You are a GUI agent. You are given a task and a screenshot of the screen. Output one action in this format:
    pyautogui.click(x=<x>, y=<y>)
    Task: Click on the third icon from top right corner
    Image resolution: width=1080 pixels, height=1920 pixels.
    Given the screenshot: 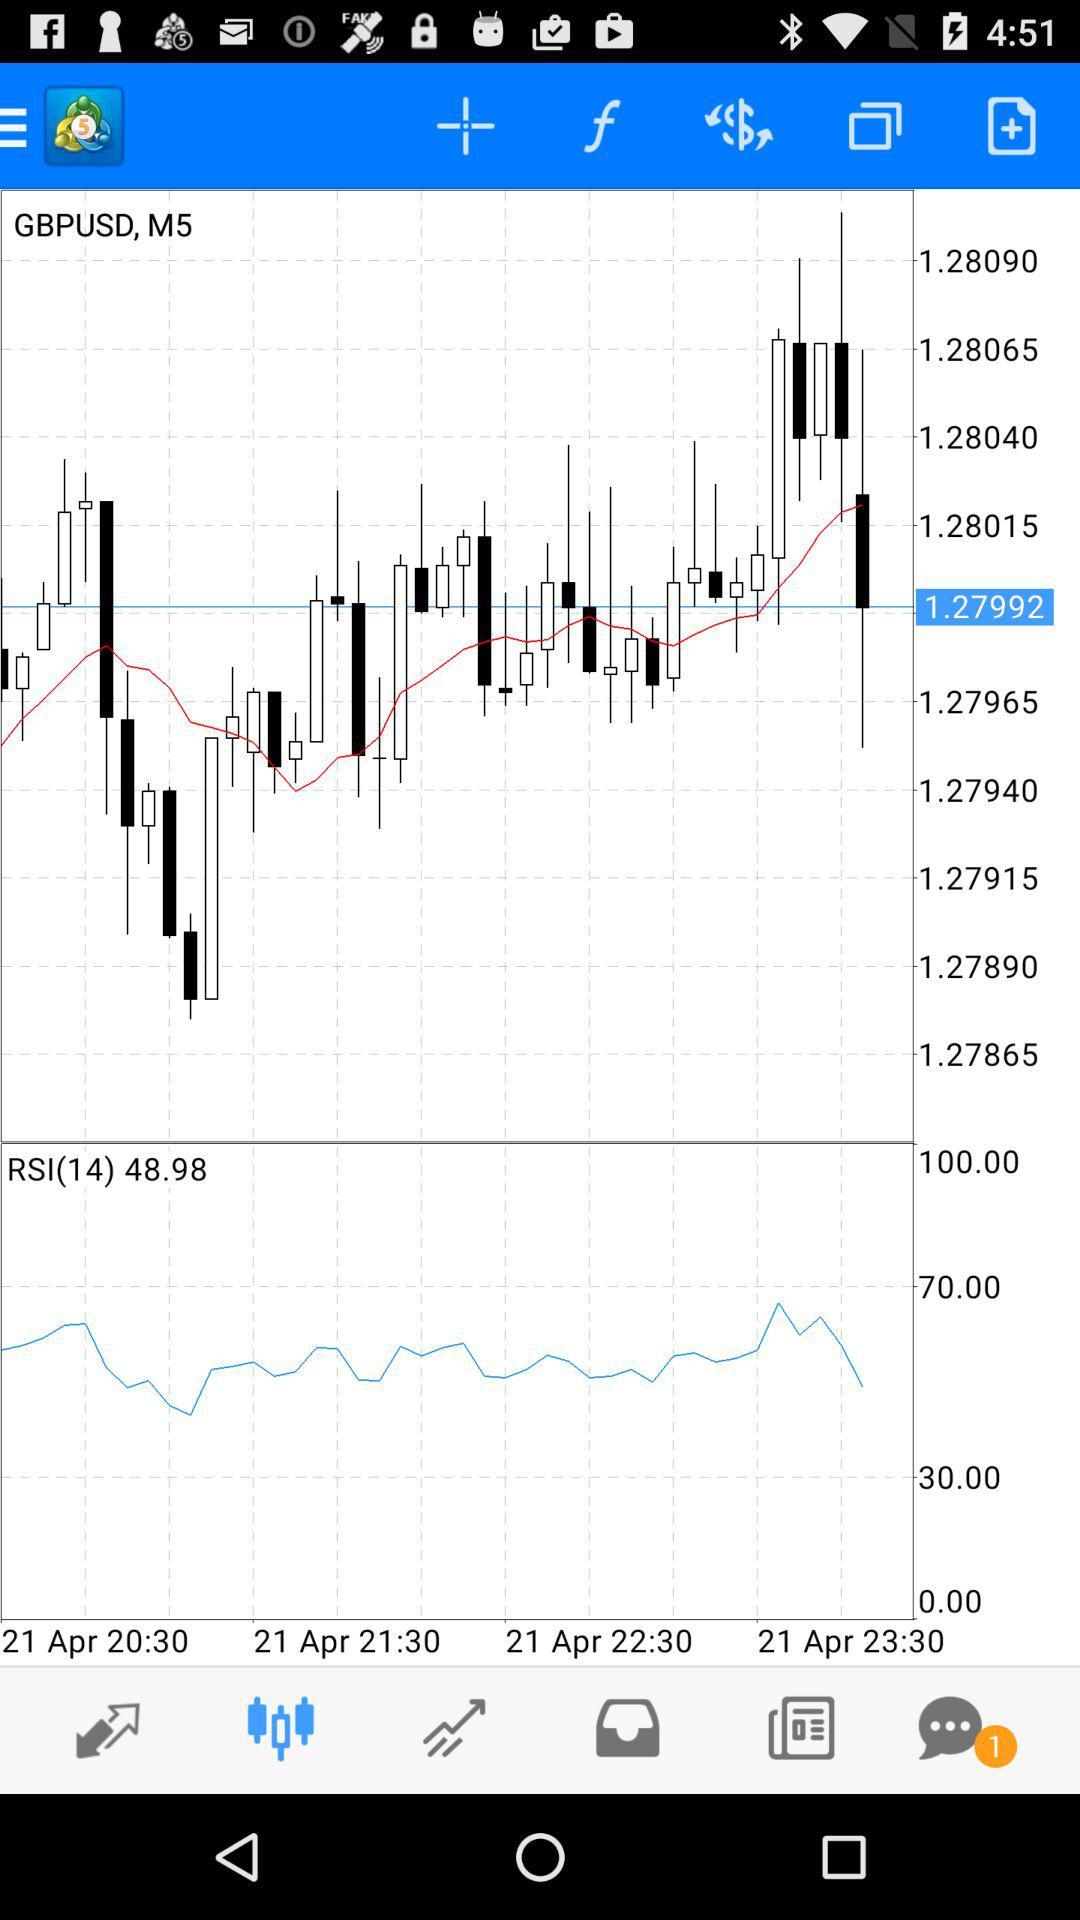 What is the action you would take?
    pyautogui.click(x=739, y=124)
    